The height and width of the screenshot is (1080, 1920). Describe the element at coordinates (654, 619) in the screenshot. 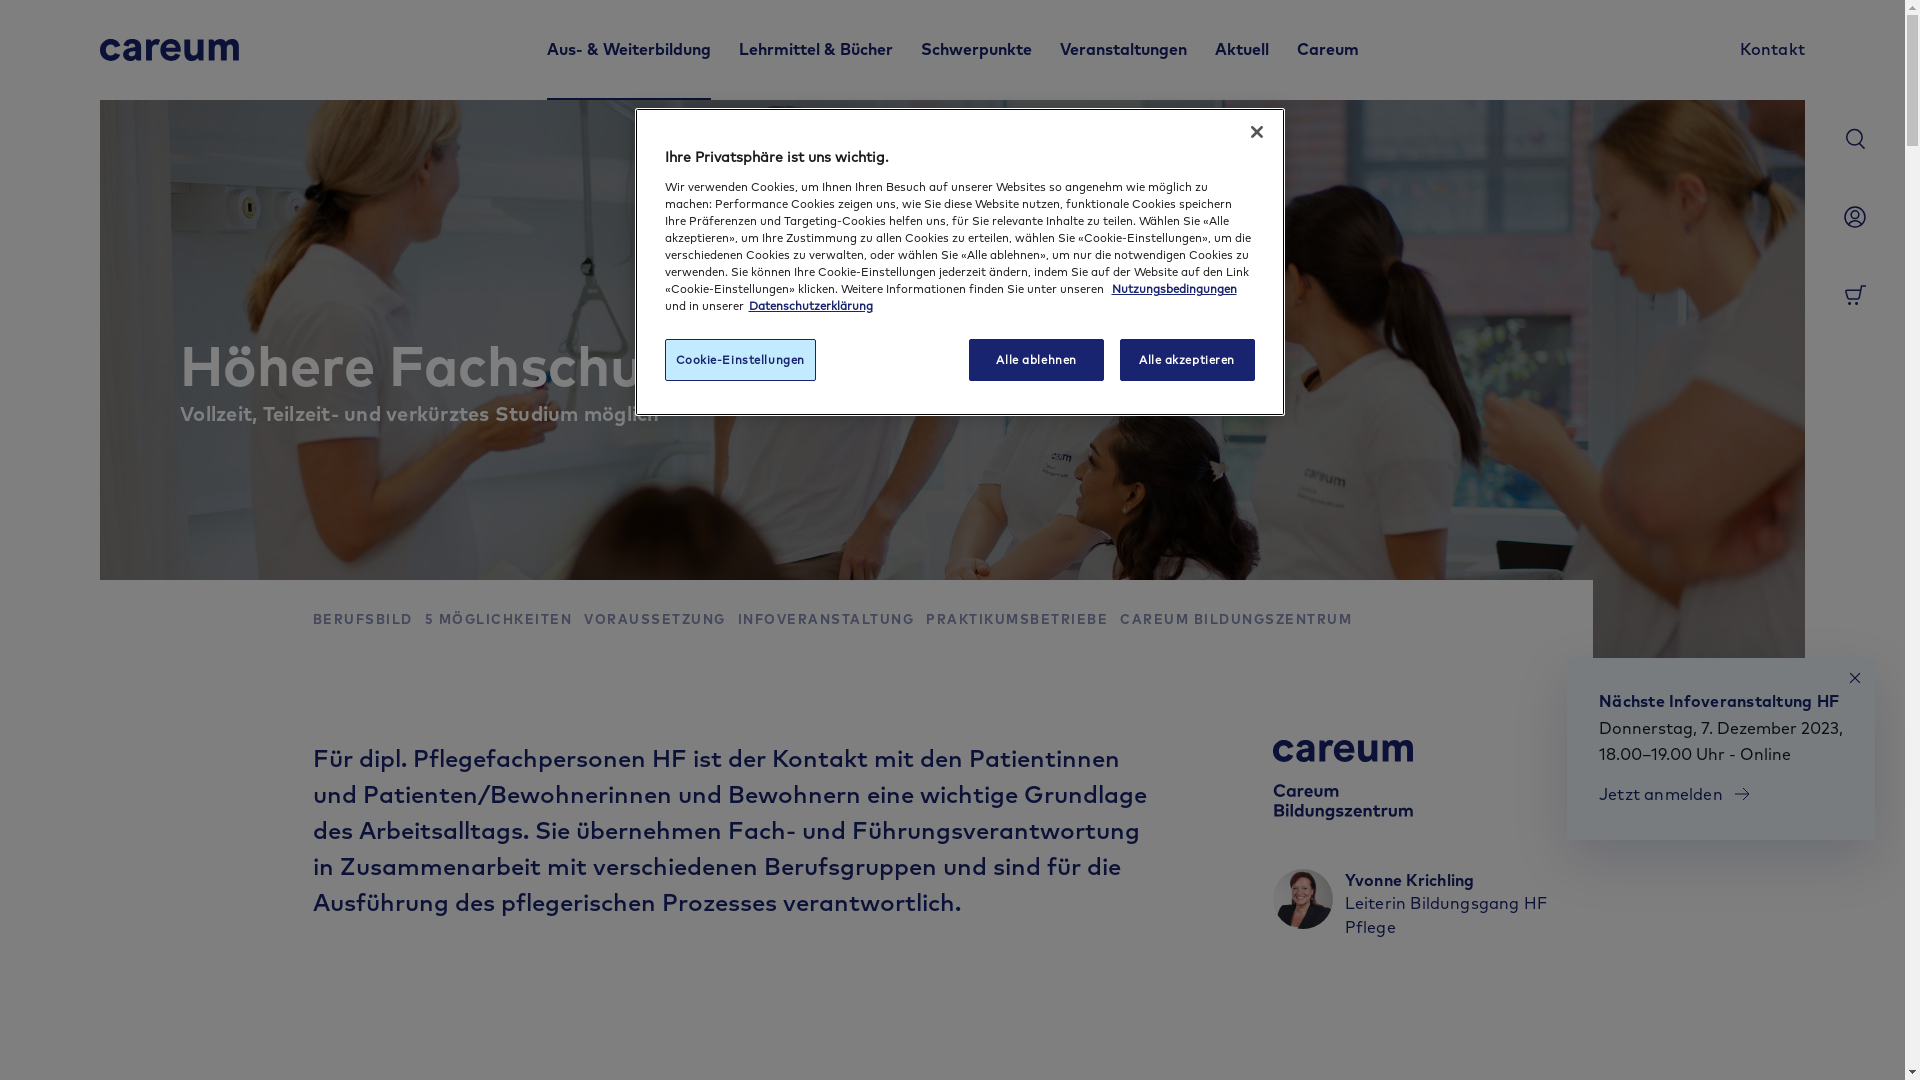

I see `'VORAUSSETZUNG'` at that location.